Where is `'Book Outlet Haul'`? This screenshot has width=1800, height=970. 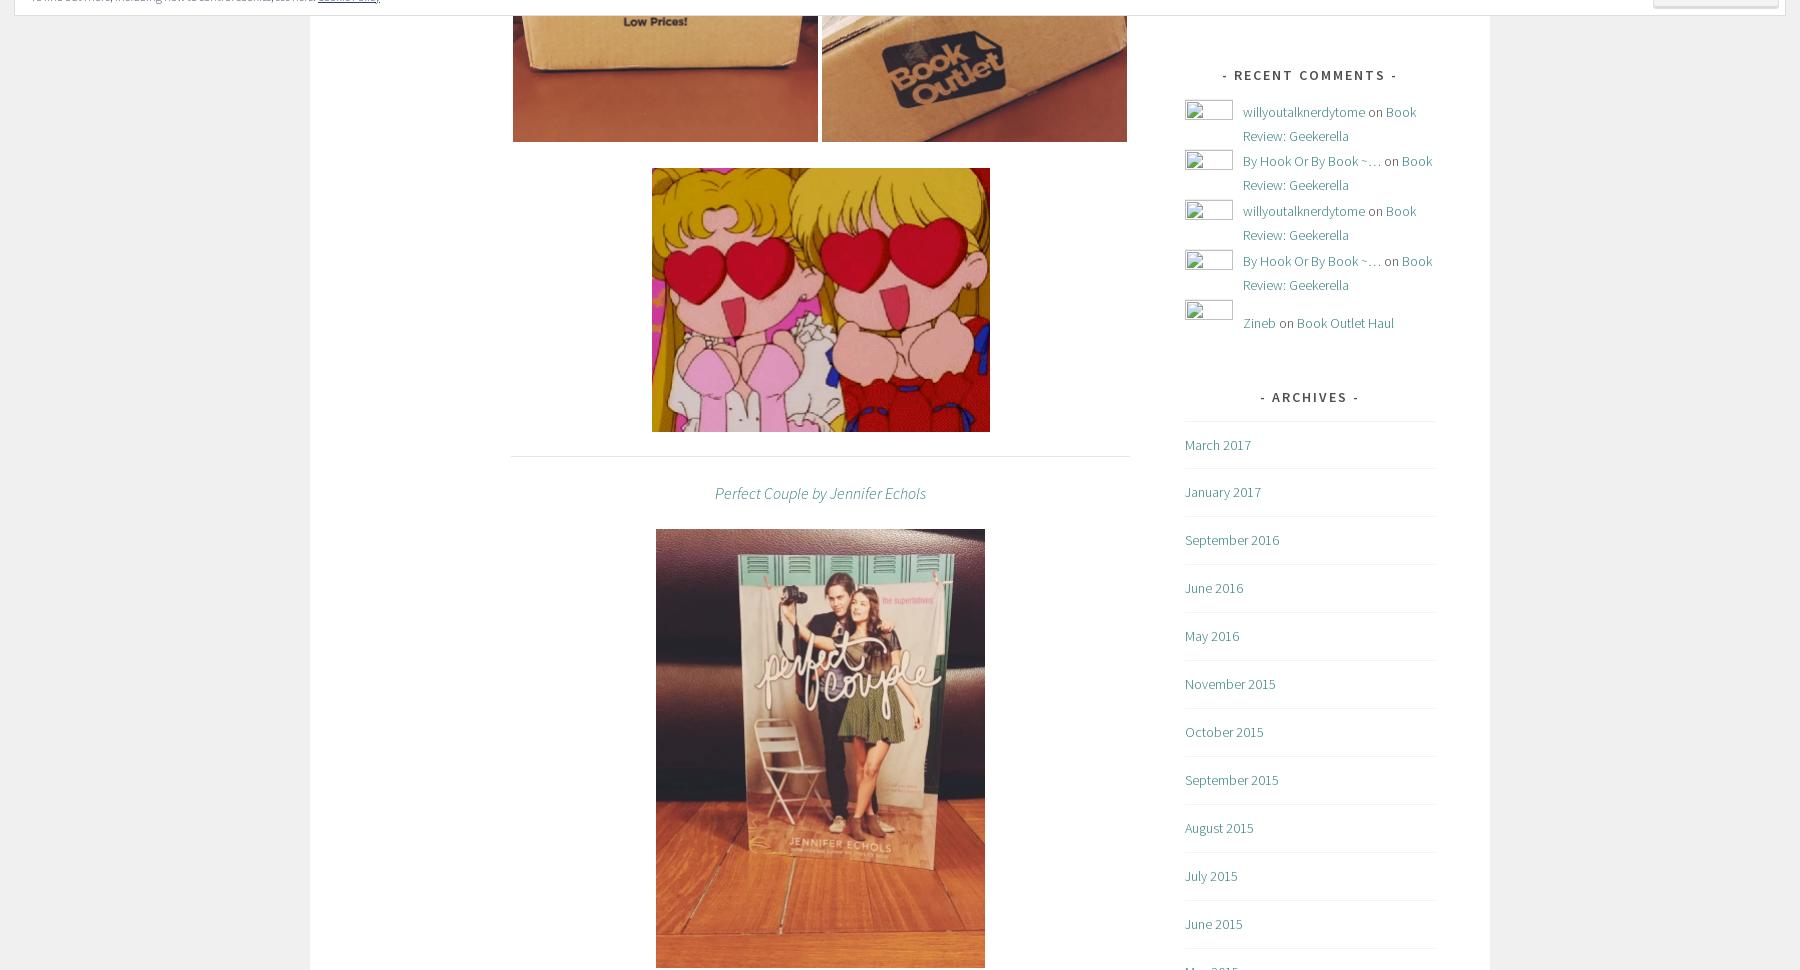 'Book Outlet Haul' is located at coordinates (1345, 322).